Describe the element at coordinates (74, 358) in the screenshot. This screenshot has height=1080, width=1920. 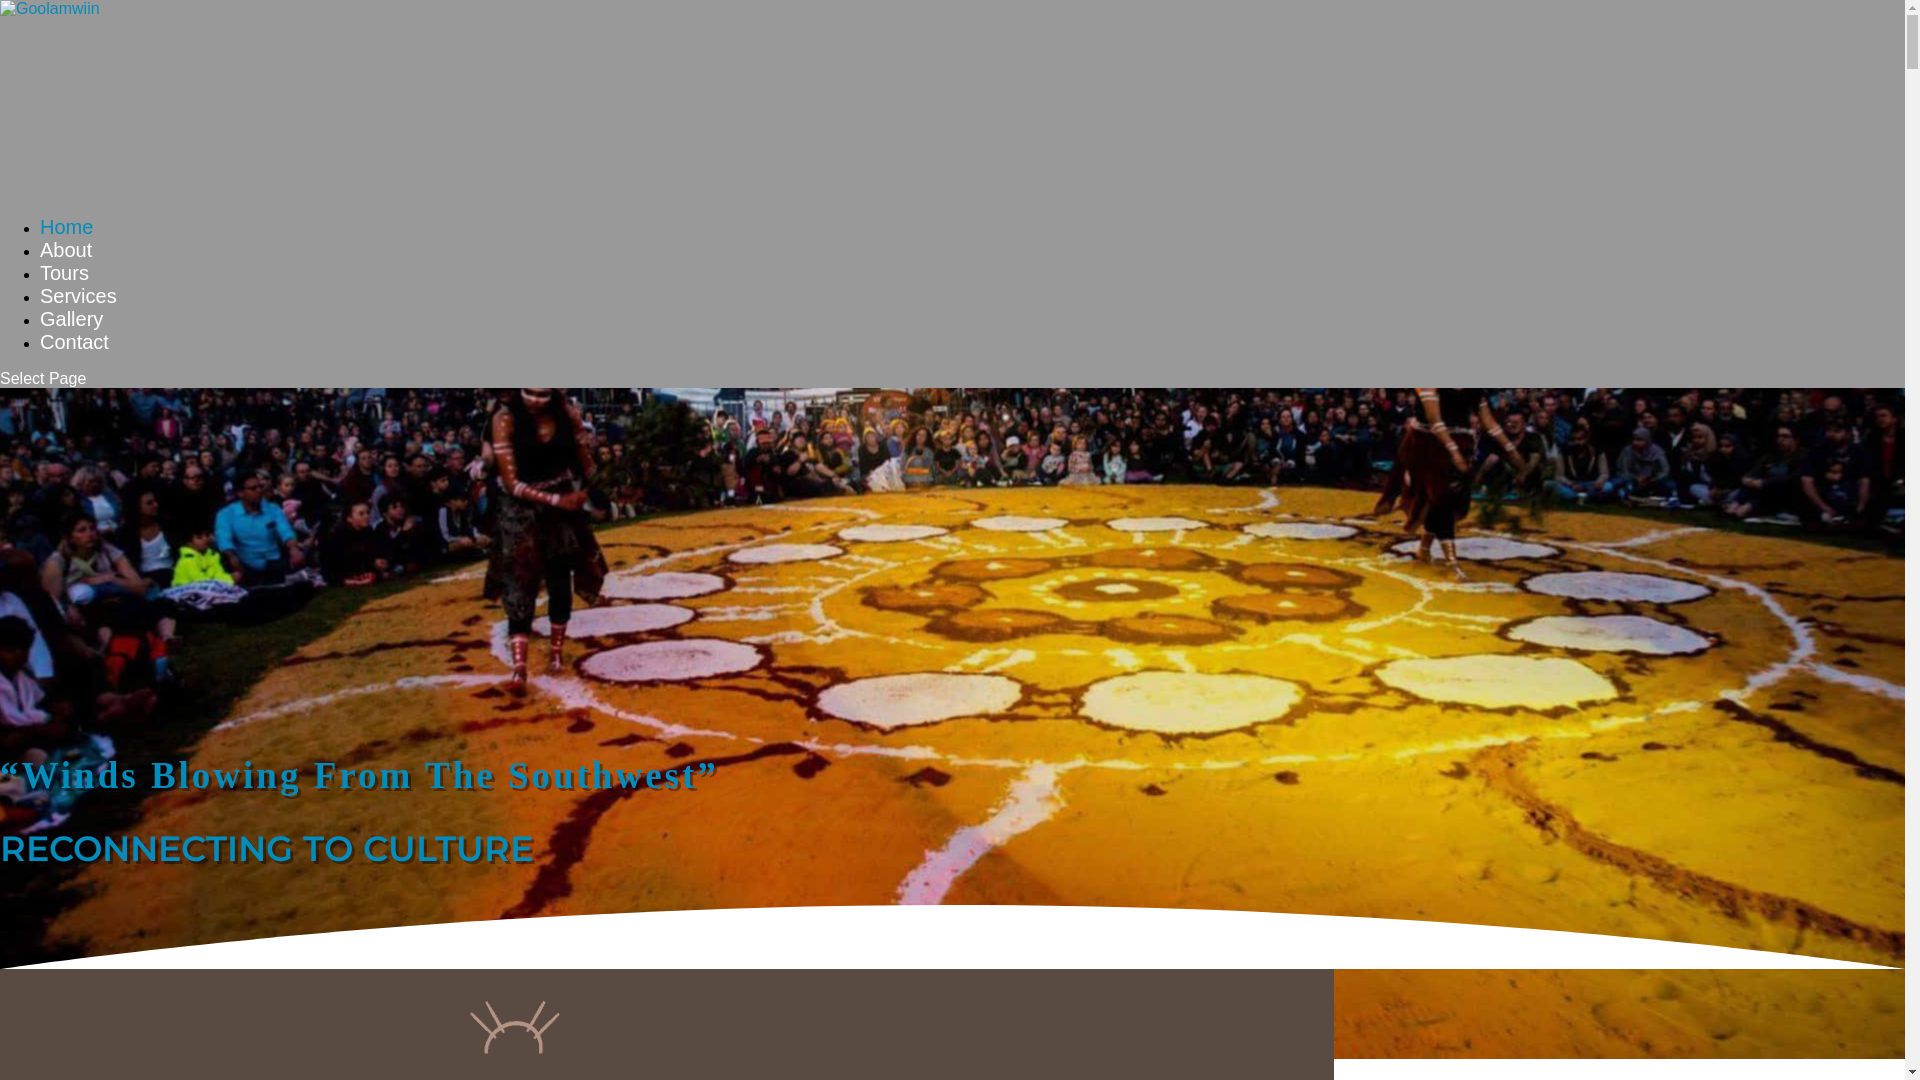
I see `'Contact'` at that location.